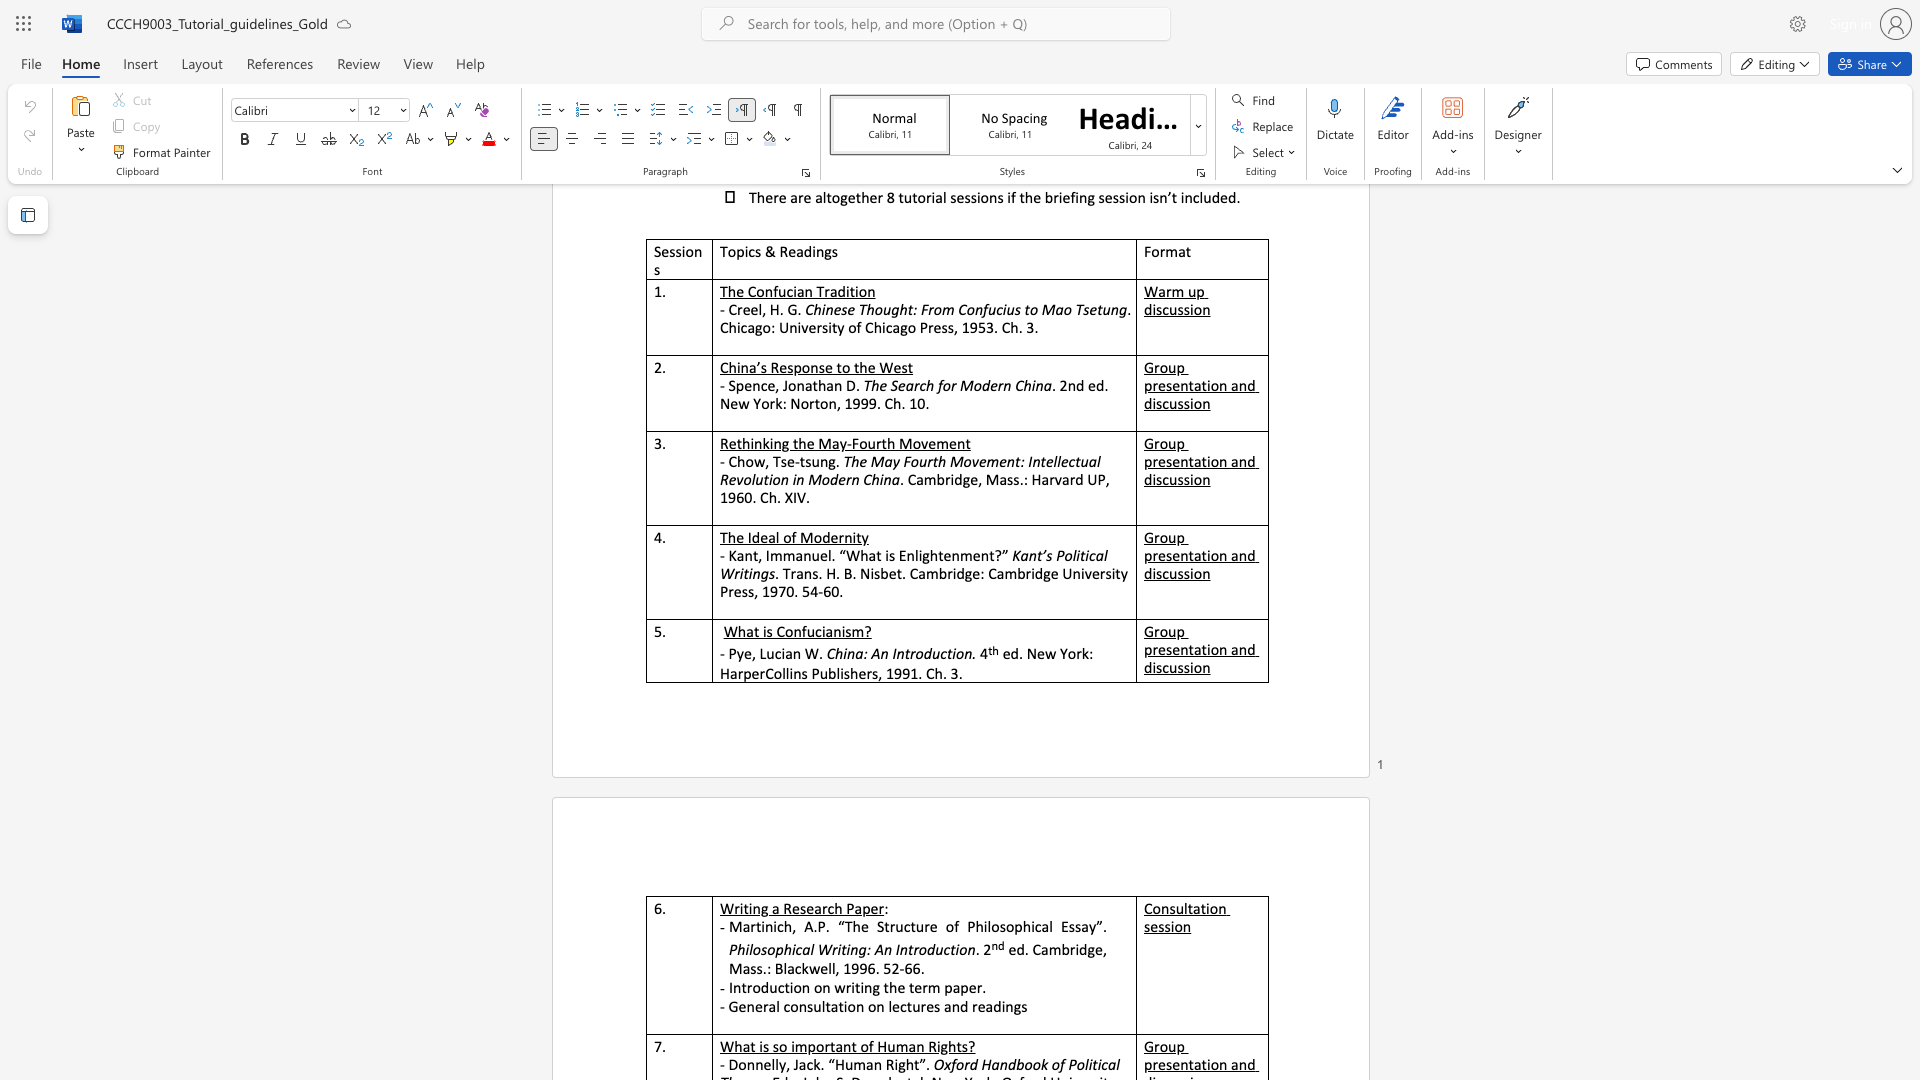 Image resolution: width=1920 pixels, height=1080 pixels. What do you see at coordinates (1170, 926) in the screenshot?
I see `the subset text "ion" within the text "Consultation session"` at bounding box center [1170, 926].